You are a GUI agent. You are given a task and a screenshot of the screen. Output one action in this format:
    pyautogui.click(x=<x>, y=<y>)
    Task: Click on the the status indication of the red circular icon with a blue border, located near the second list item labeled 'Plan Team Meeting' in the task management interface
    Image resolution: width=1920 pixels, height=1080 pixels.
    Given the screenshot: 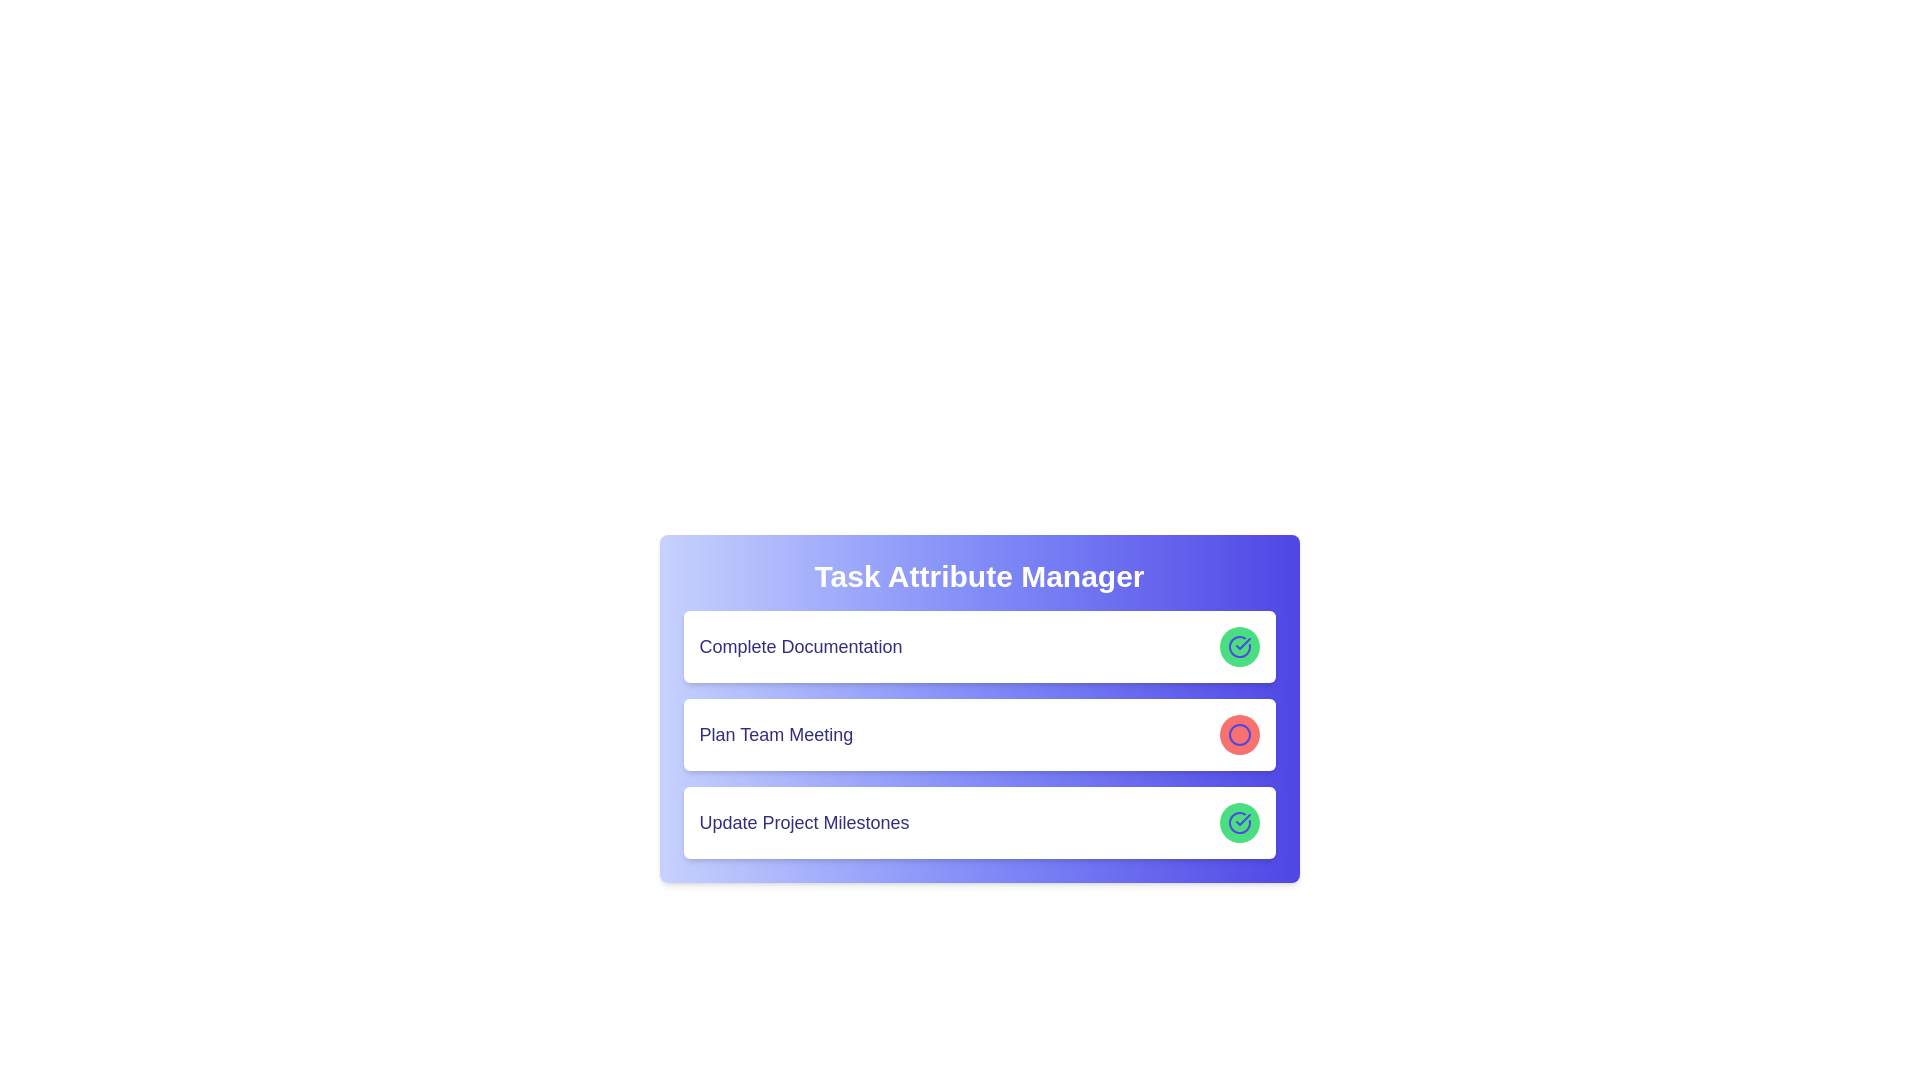 What is the action you would take?
    pyautogui.click(x=1238, y=735)
    